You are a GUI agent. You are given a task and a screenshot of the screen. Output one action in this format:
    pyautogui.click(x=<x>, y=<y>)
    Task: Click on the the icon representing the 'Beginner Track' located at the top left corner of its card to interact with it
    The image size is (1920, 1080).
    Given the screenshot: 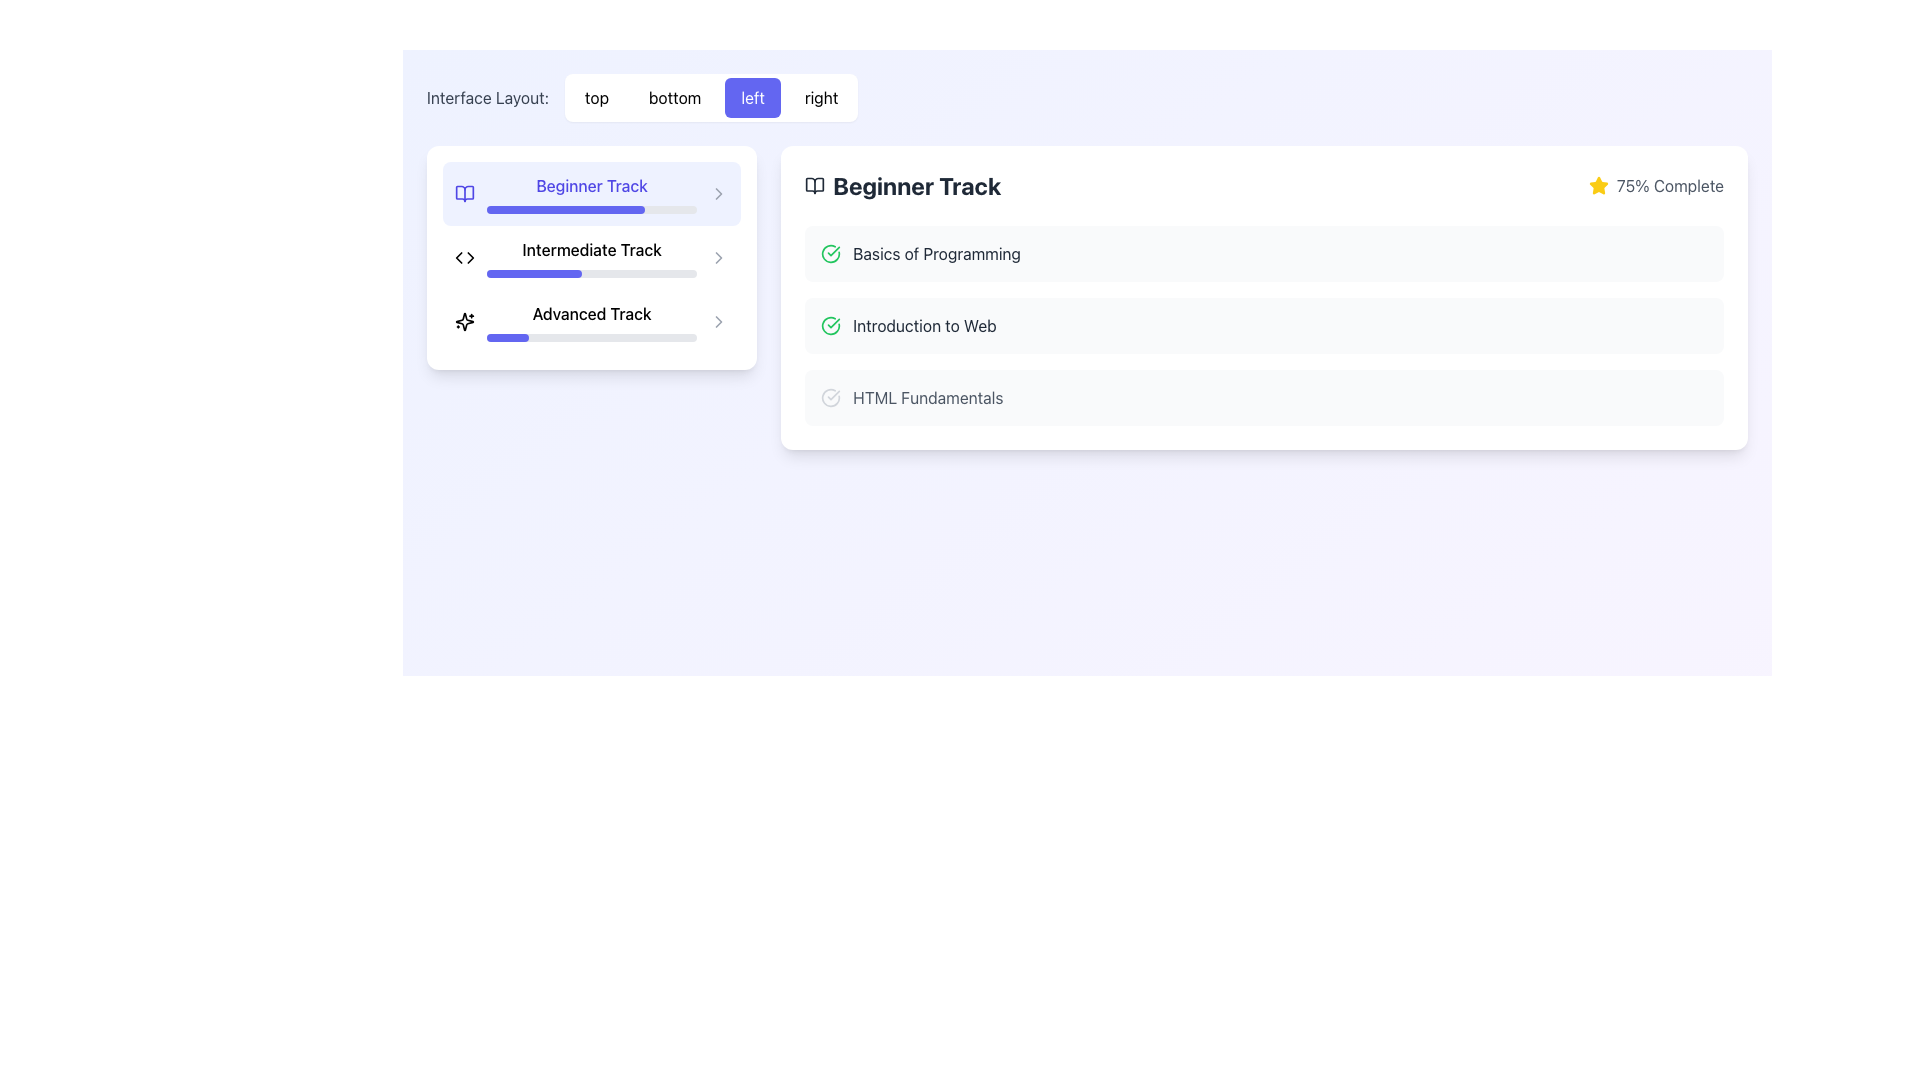 What is the action you would take?
    pyautogui.click(x=464, y=193)
    